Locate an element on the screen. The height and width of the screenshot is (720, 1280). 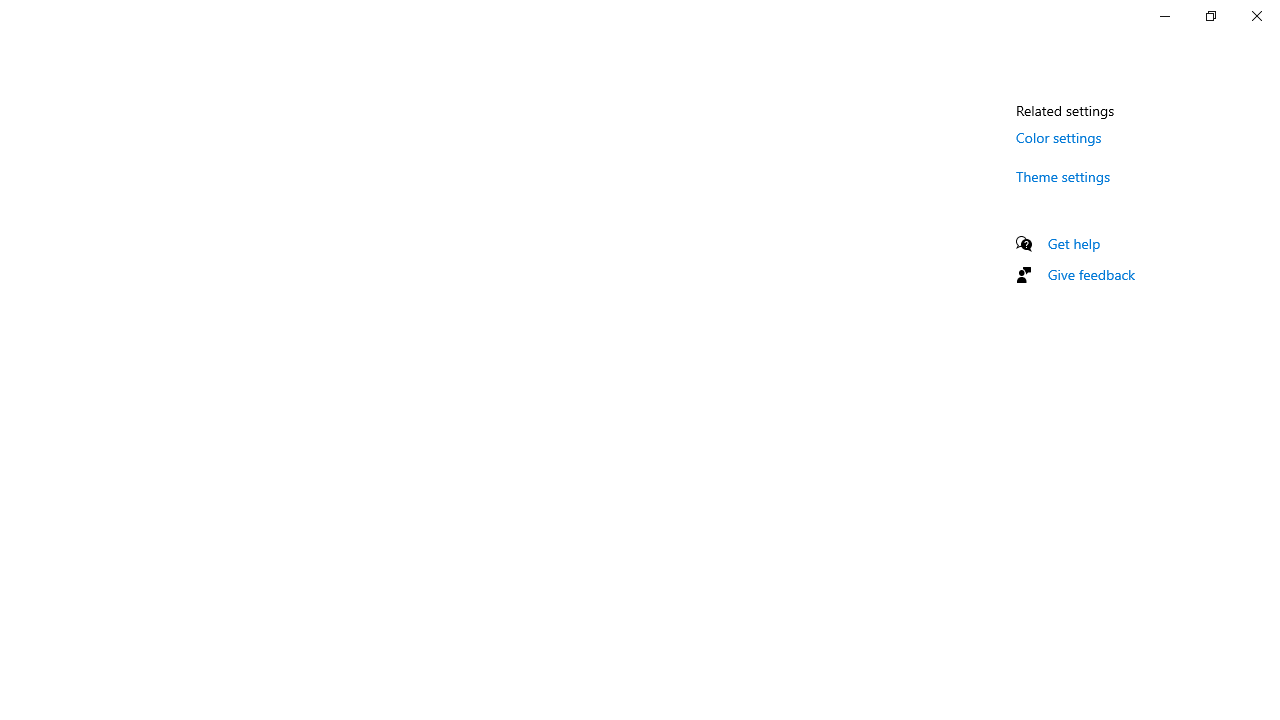
'Get help' is located at coordinates (1073, 242).